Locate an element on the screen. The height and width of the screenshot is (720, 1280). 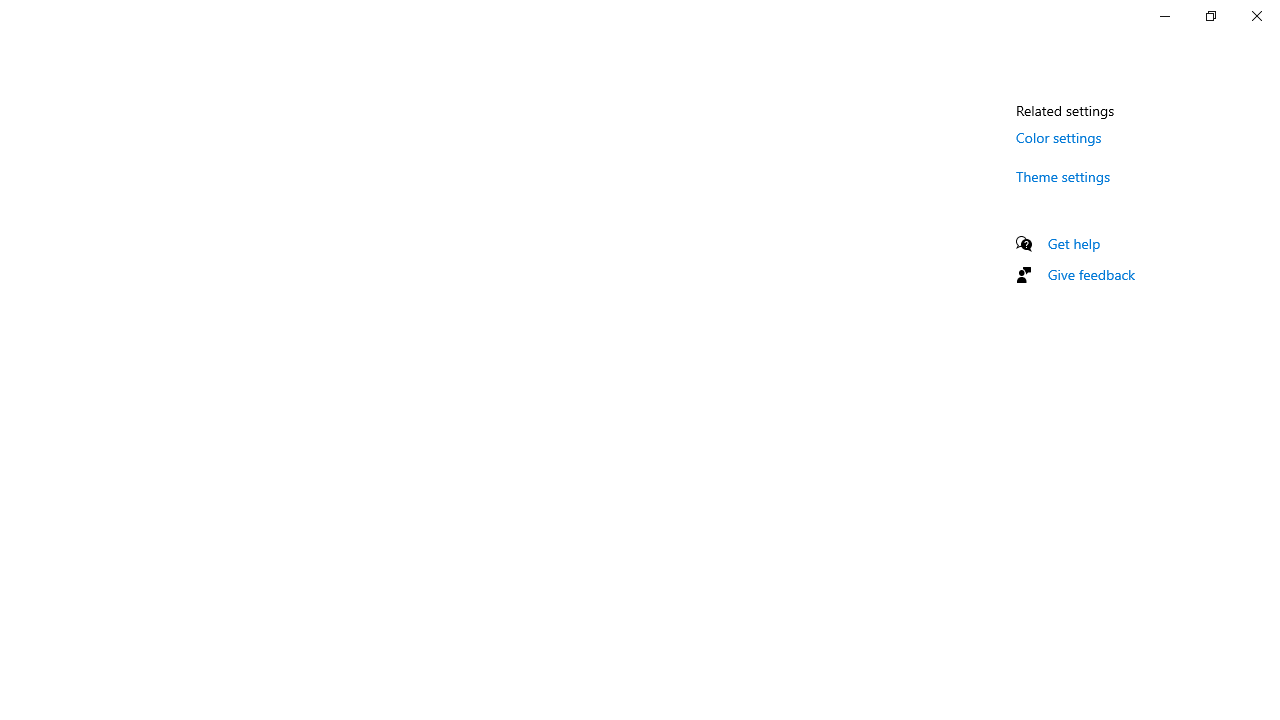
'Get help' is located at coordinates (1073, 242).